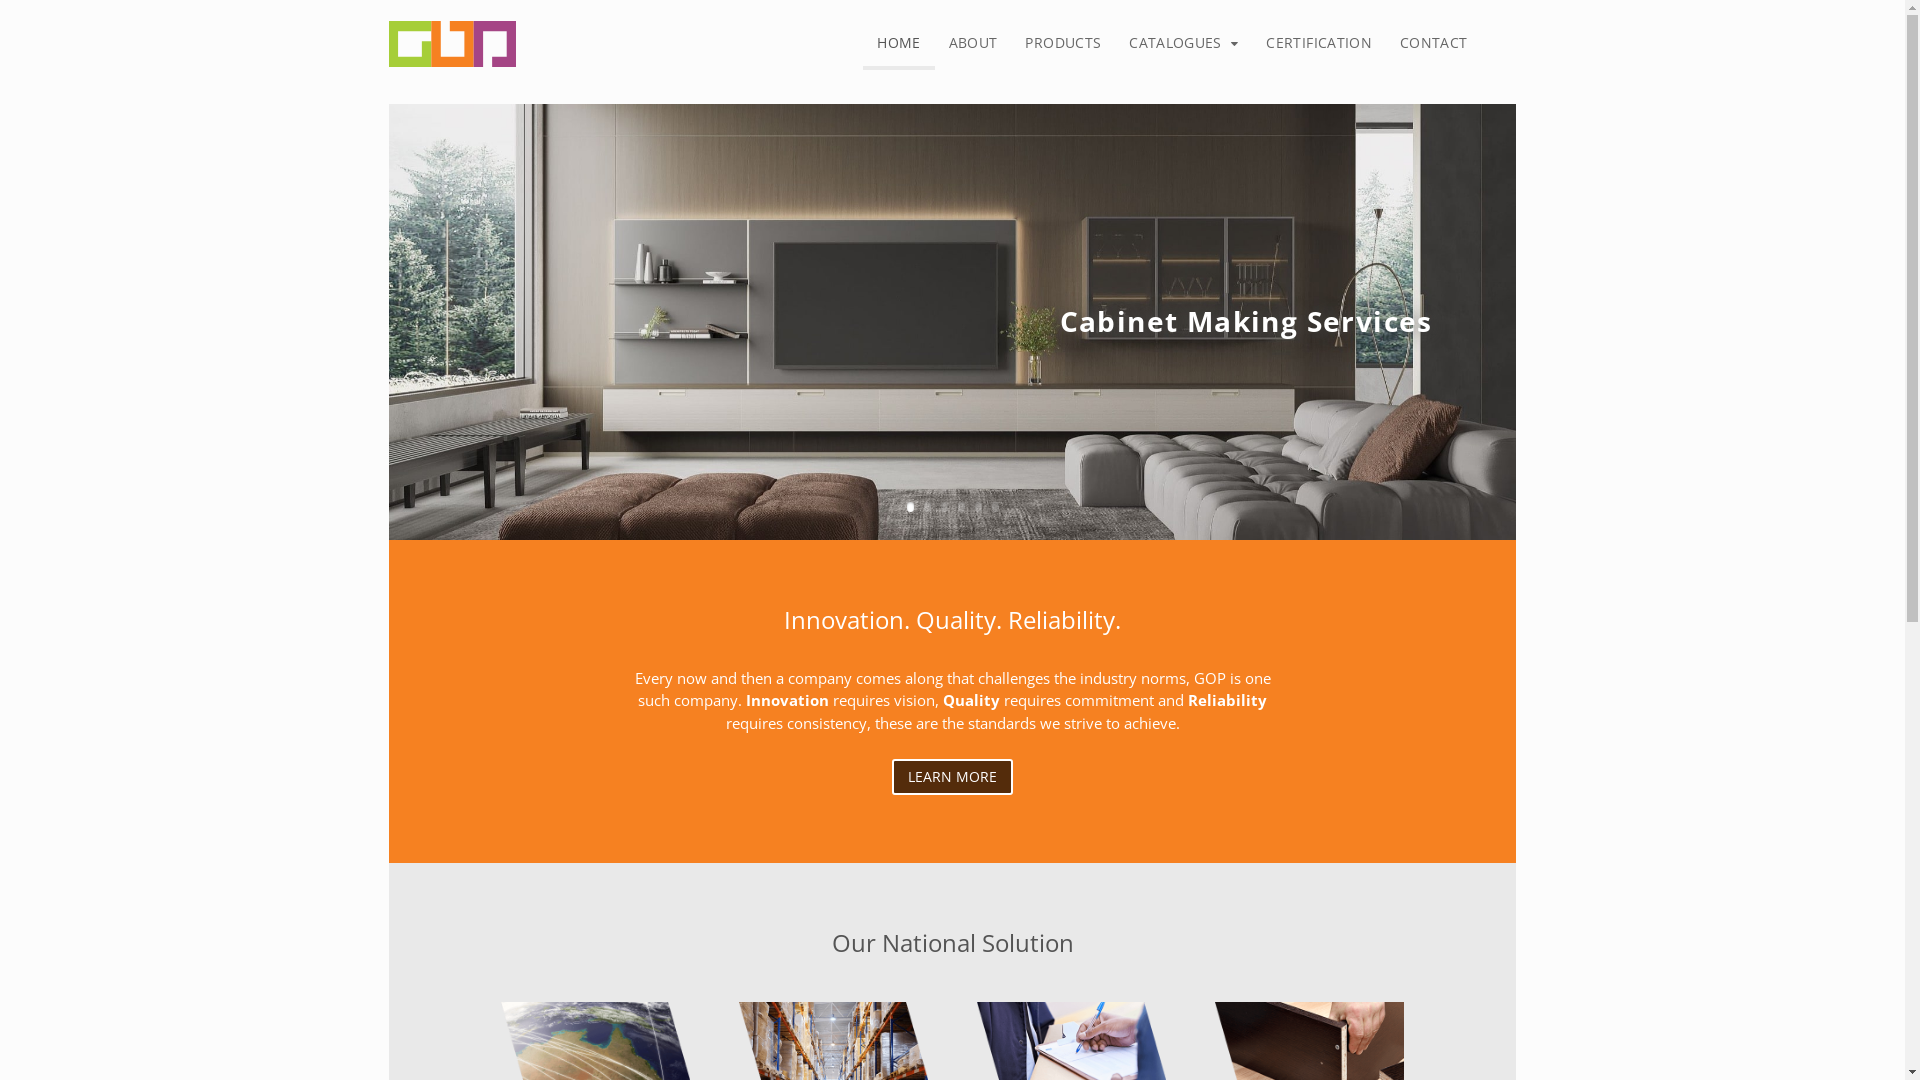 The width and height of the screenshot is (1920, 1080). I want to click on 'CERTIFICATION', so click(1319, 43).